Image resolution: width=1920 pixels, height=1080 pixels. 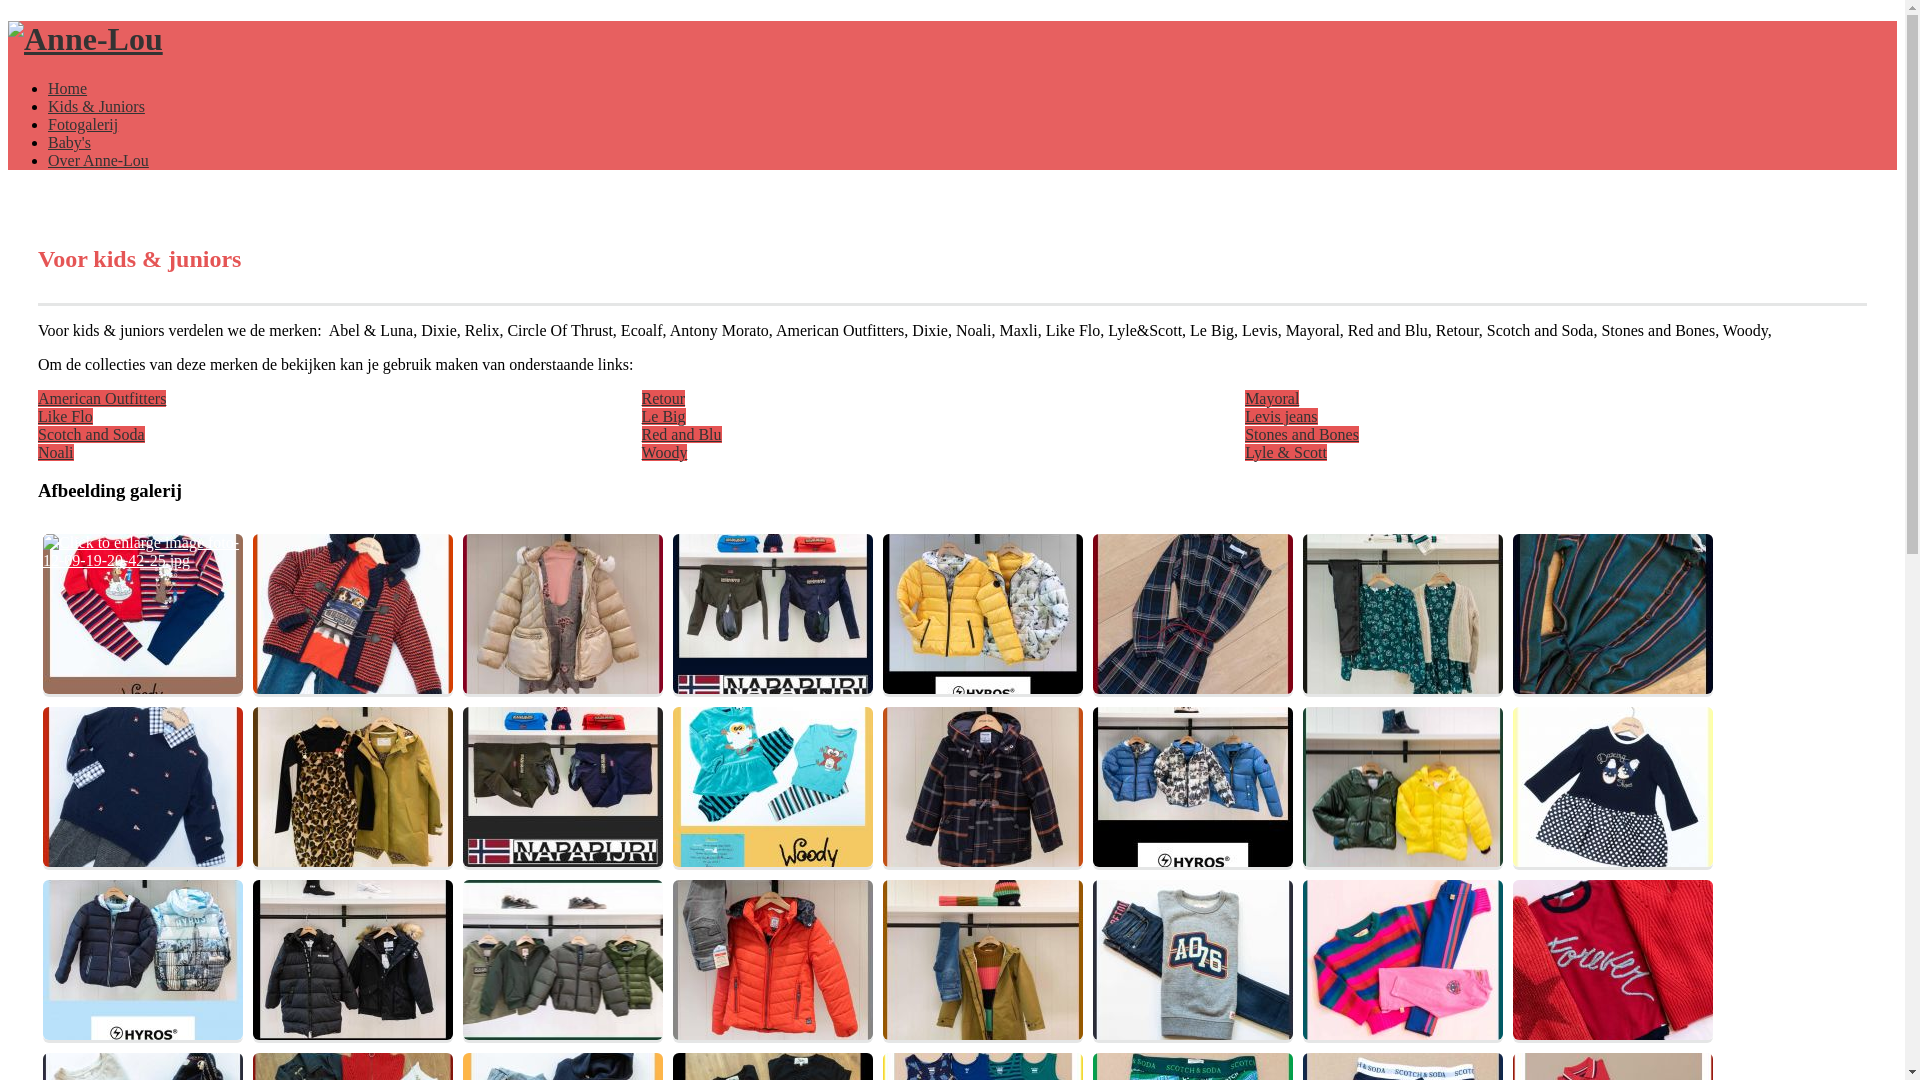 What do you see at coordinates (663, 415) in the screenshot?
I see `'Le Big'` at bounding box center [663, 415].